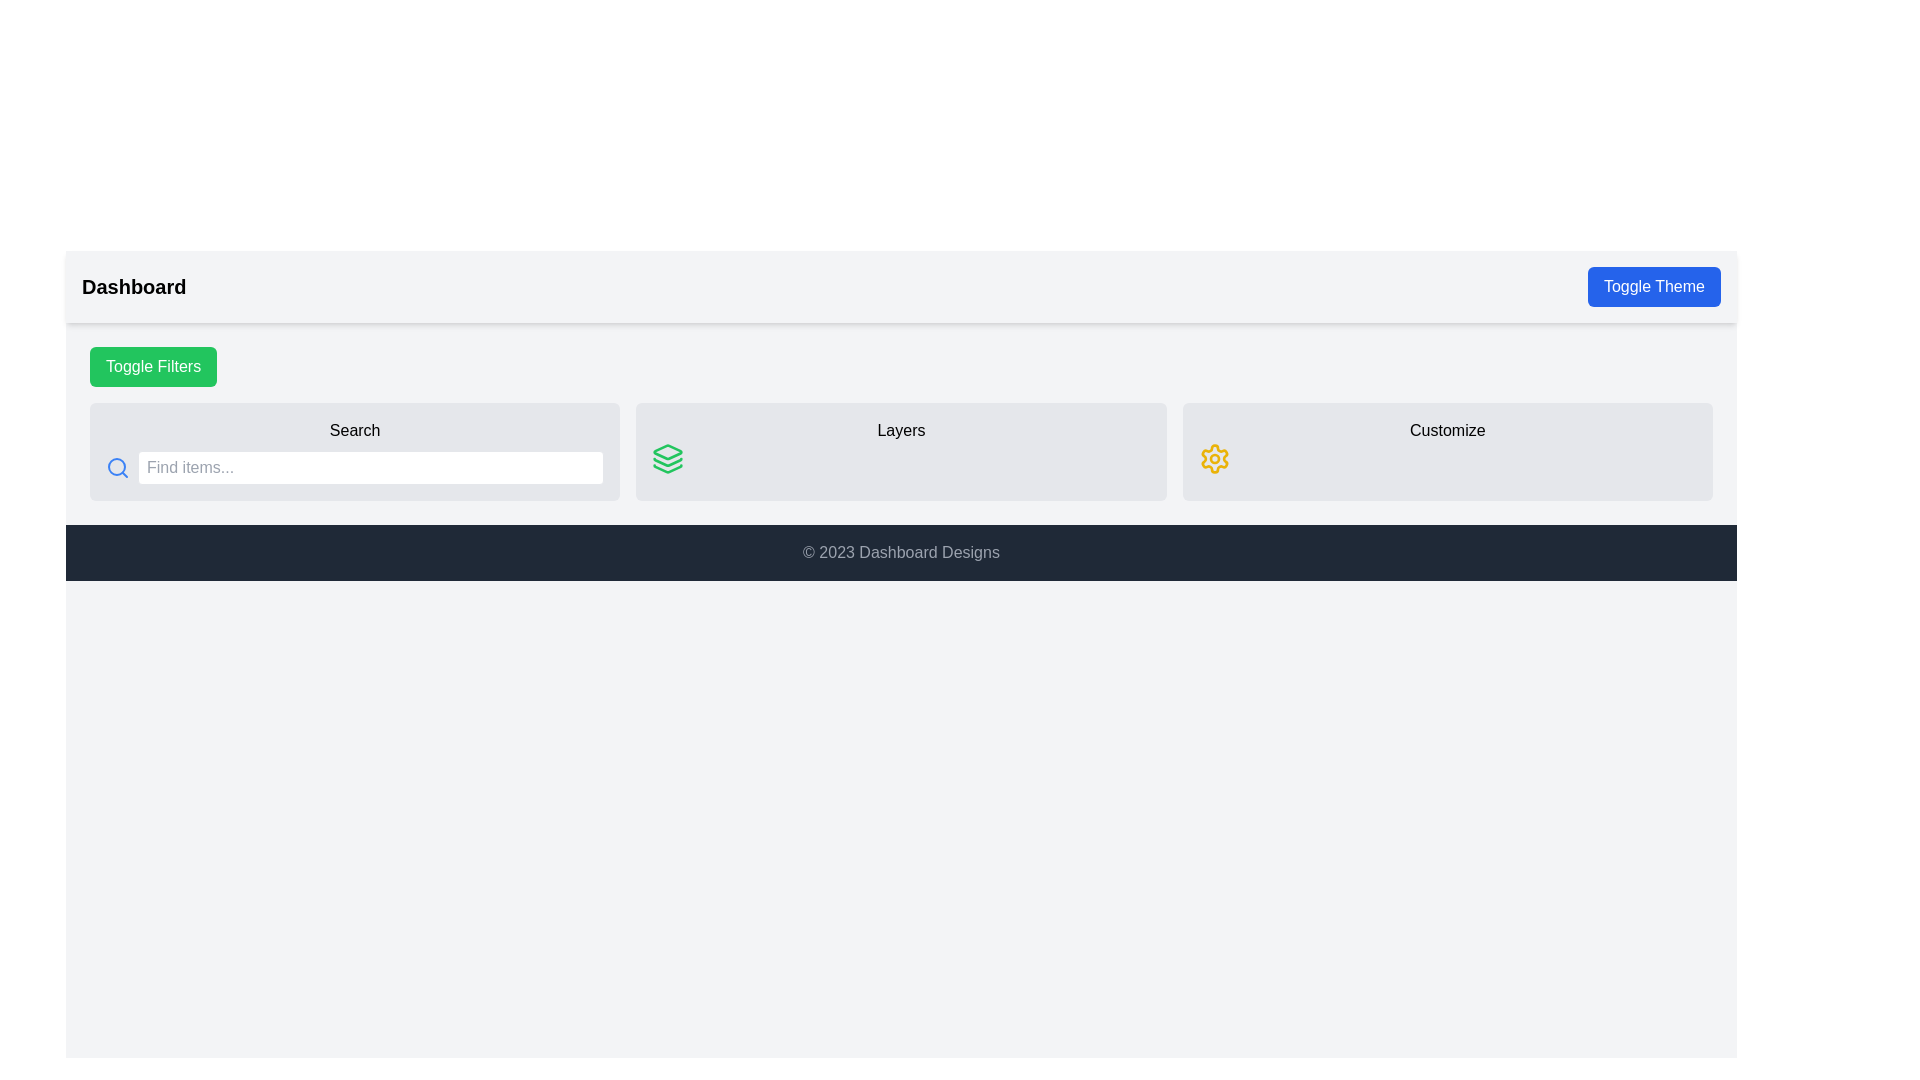  What do you see at coordinates (115, 466) in the screenshot?
I see `the graphical icon (circle component of a magnifier) that is part of the search icon, located near the 'Find items...' input field` at bounding box center [115, 466].